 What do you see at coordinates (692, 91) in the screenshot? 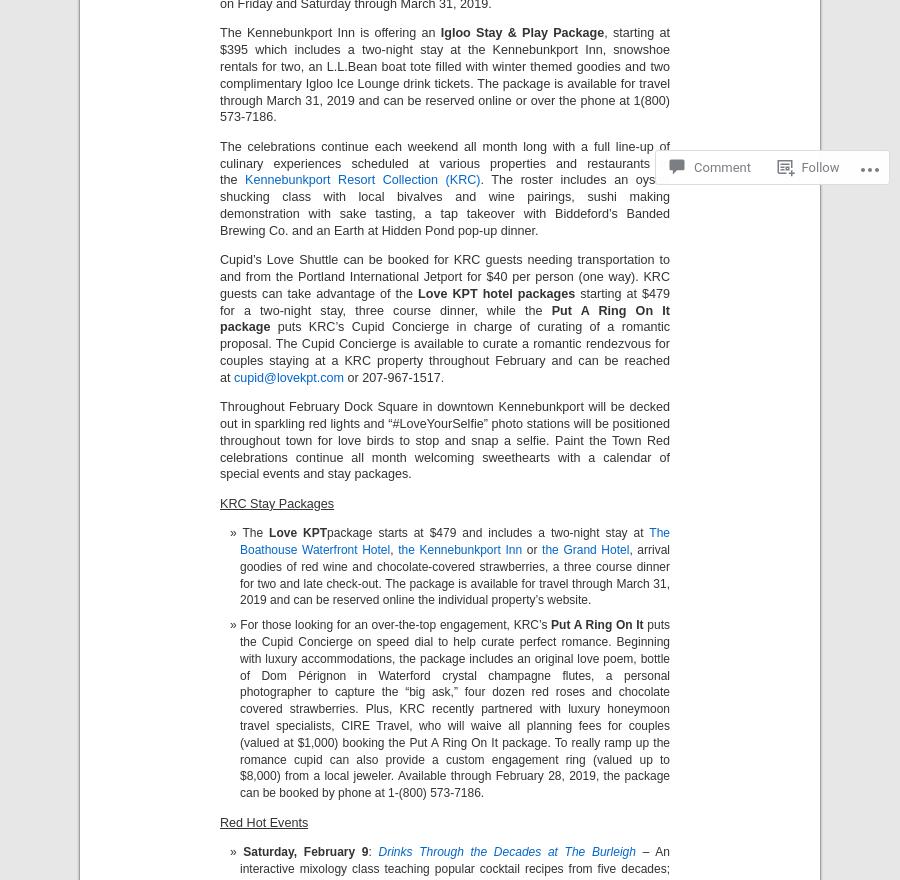
I see `'Comment'` at bounding box center [692, 91].